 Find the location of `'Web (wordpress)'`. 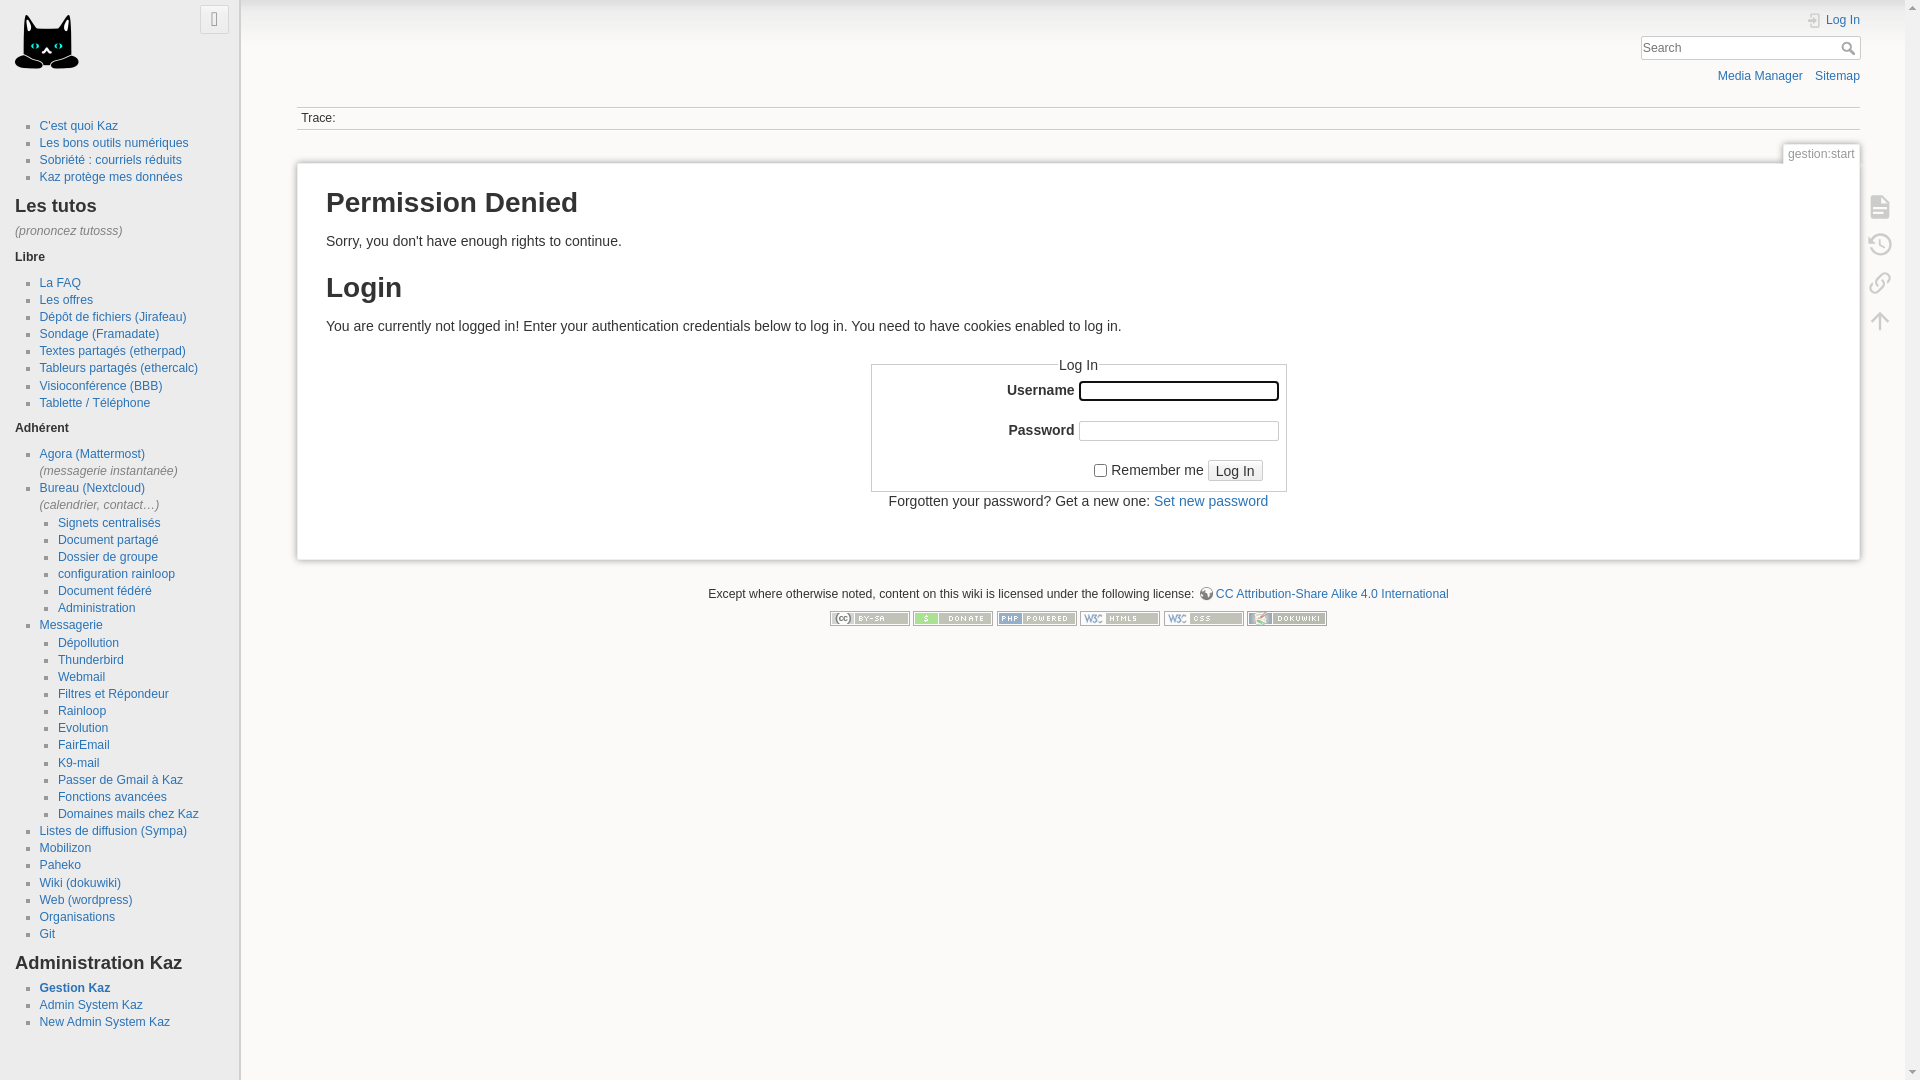

'Web (wordpress)' is located at coordinates (85, 898).